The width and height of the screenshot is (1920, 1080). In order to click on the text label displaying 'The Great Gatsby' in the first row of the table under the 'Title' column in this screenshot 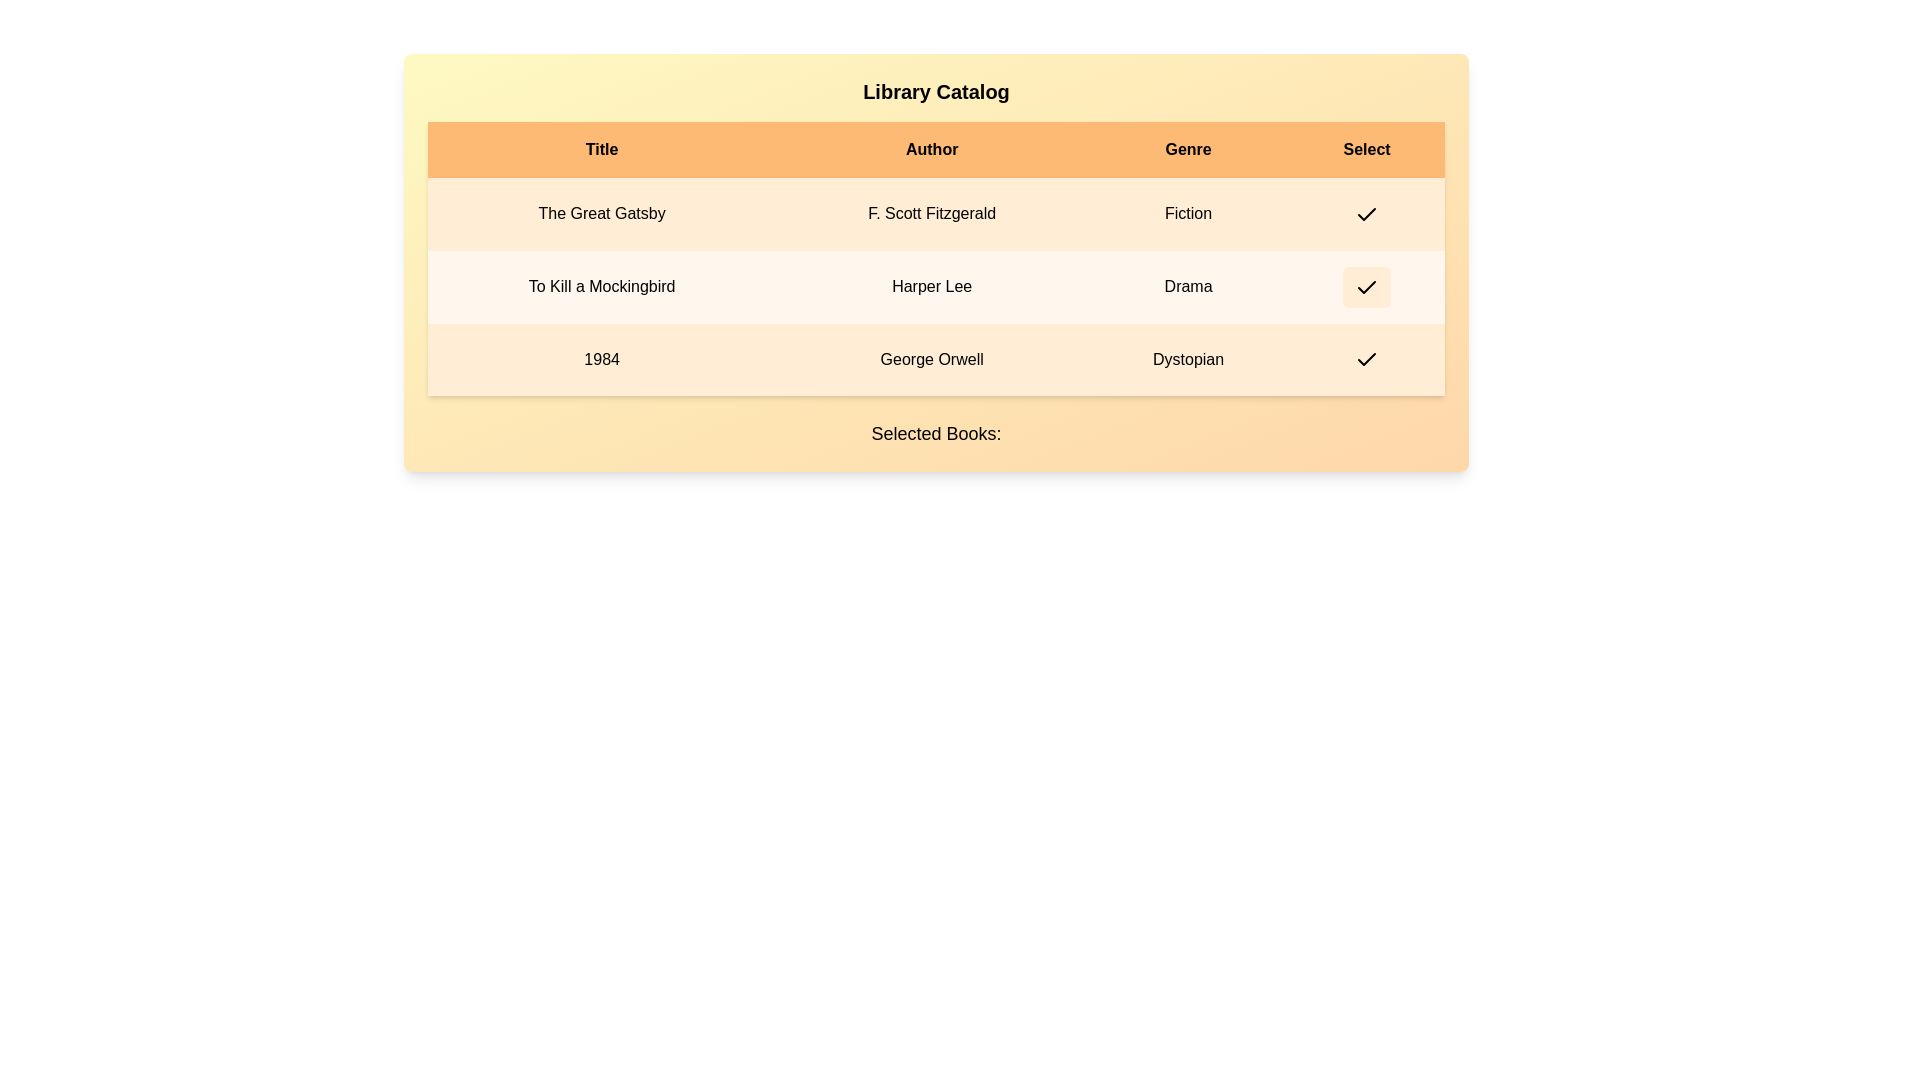, I will do `click(601, 214)`.